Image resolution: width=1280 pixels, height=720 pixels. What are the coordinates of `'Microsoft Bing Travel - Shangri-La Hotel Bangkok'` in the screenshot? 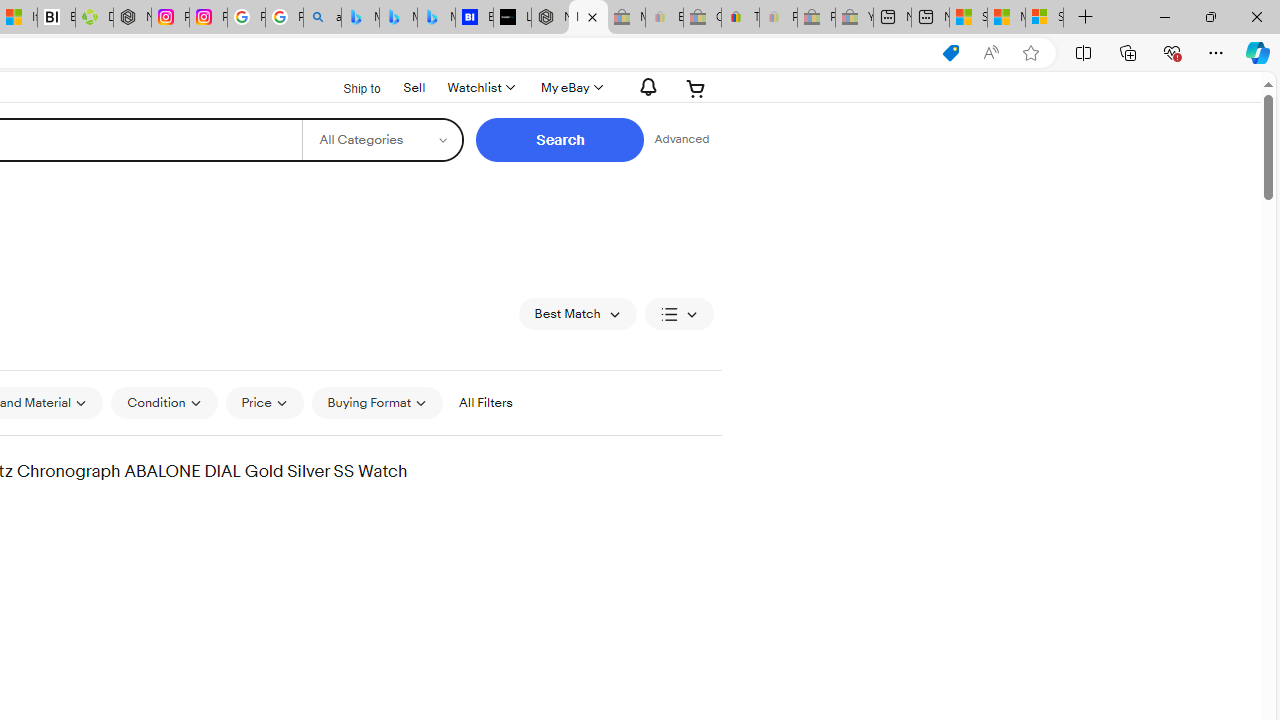 It's located at (435, 17).